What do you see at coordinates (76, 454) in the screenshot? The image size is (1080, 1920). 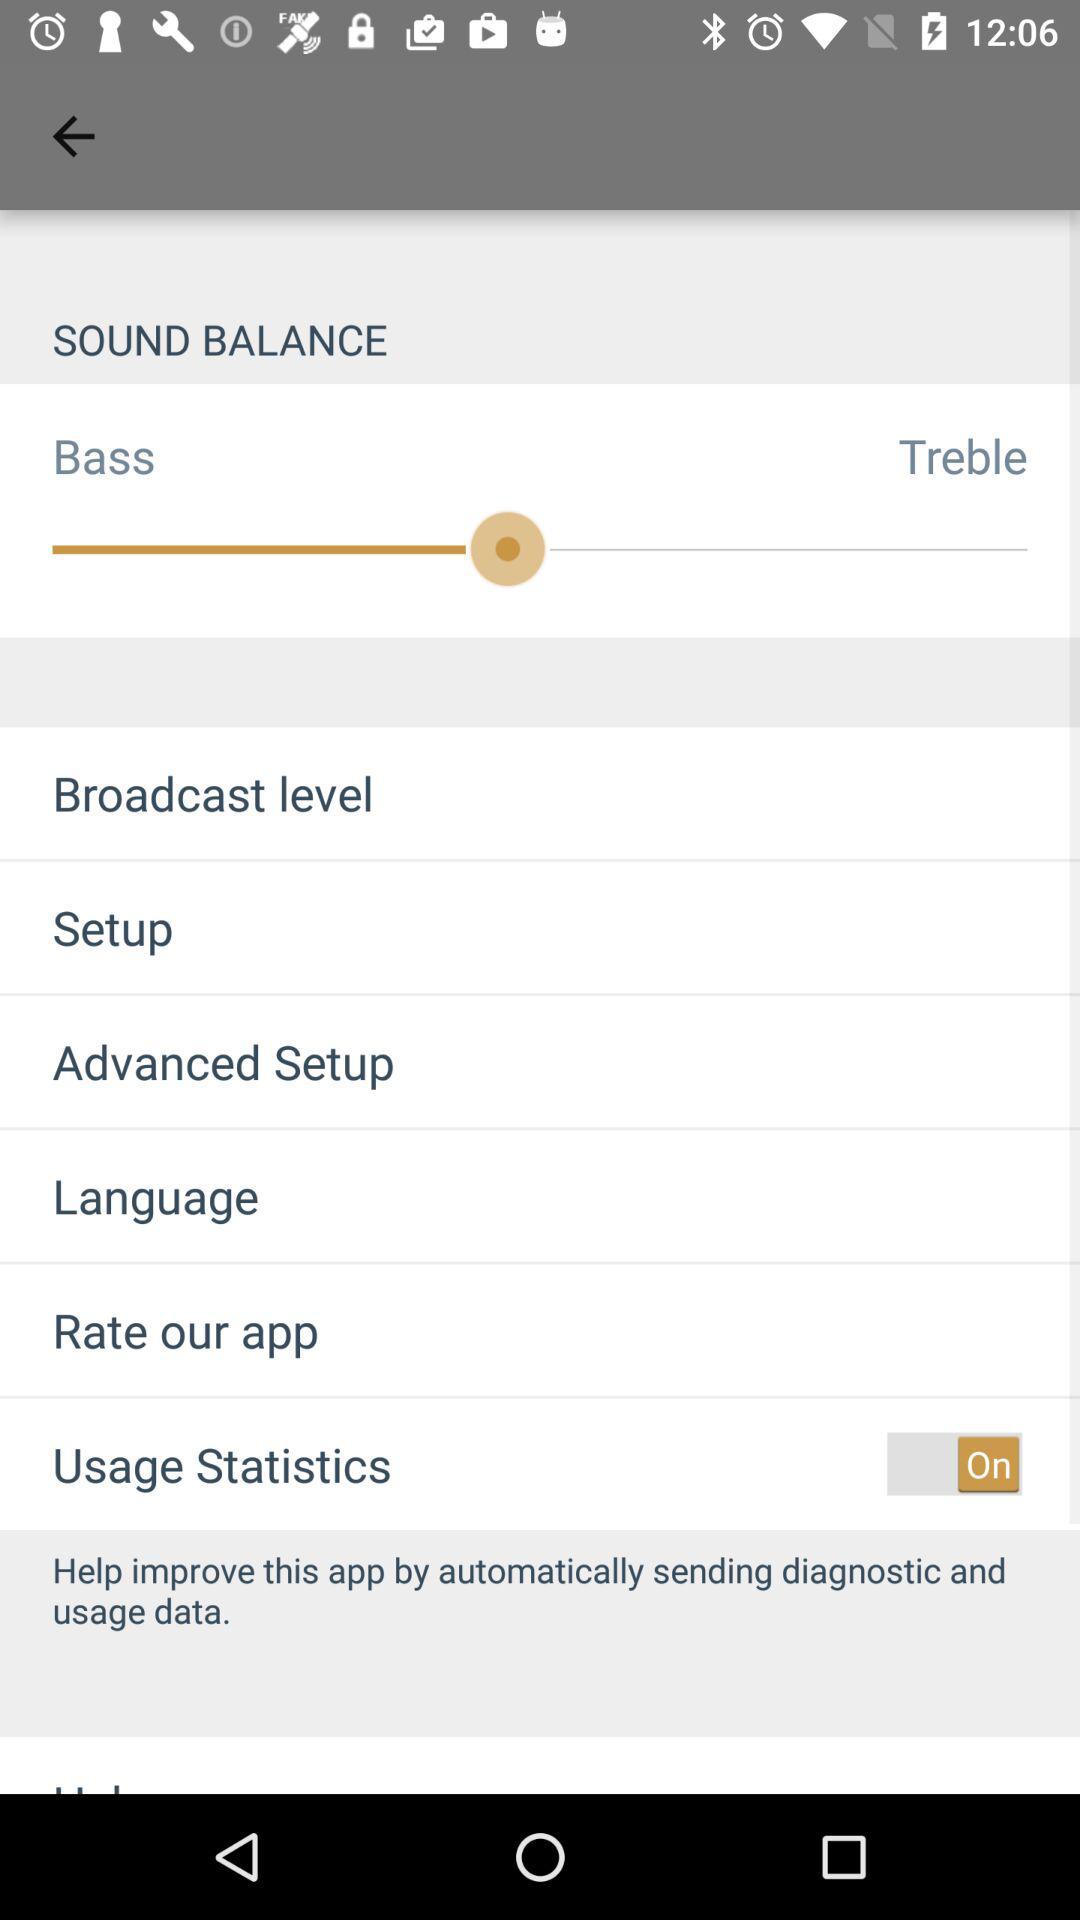 I see `item below sound balance item` at bounding box center [76, 454].